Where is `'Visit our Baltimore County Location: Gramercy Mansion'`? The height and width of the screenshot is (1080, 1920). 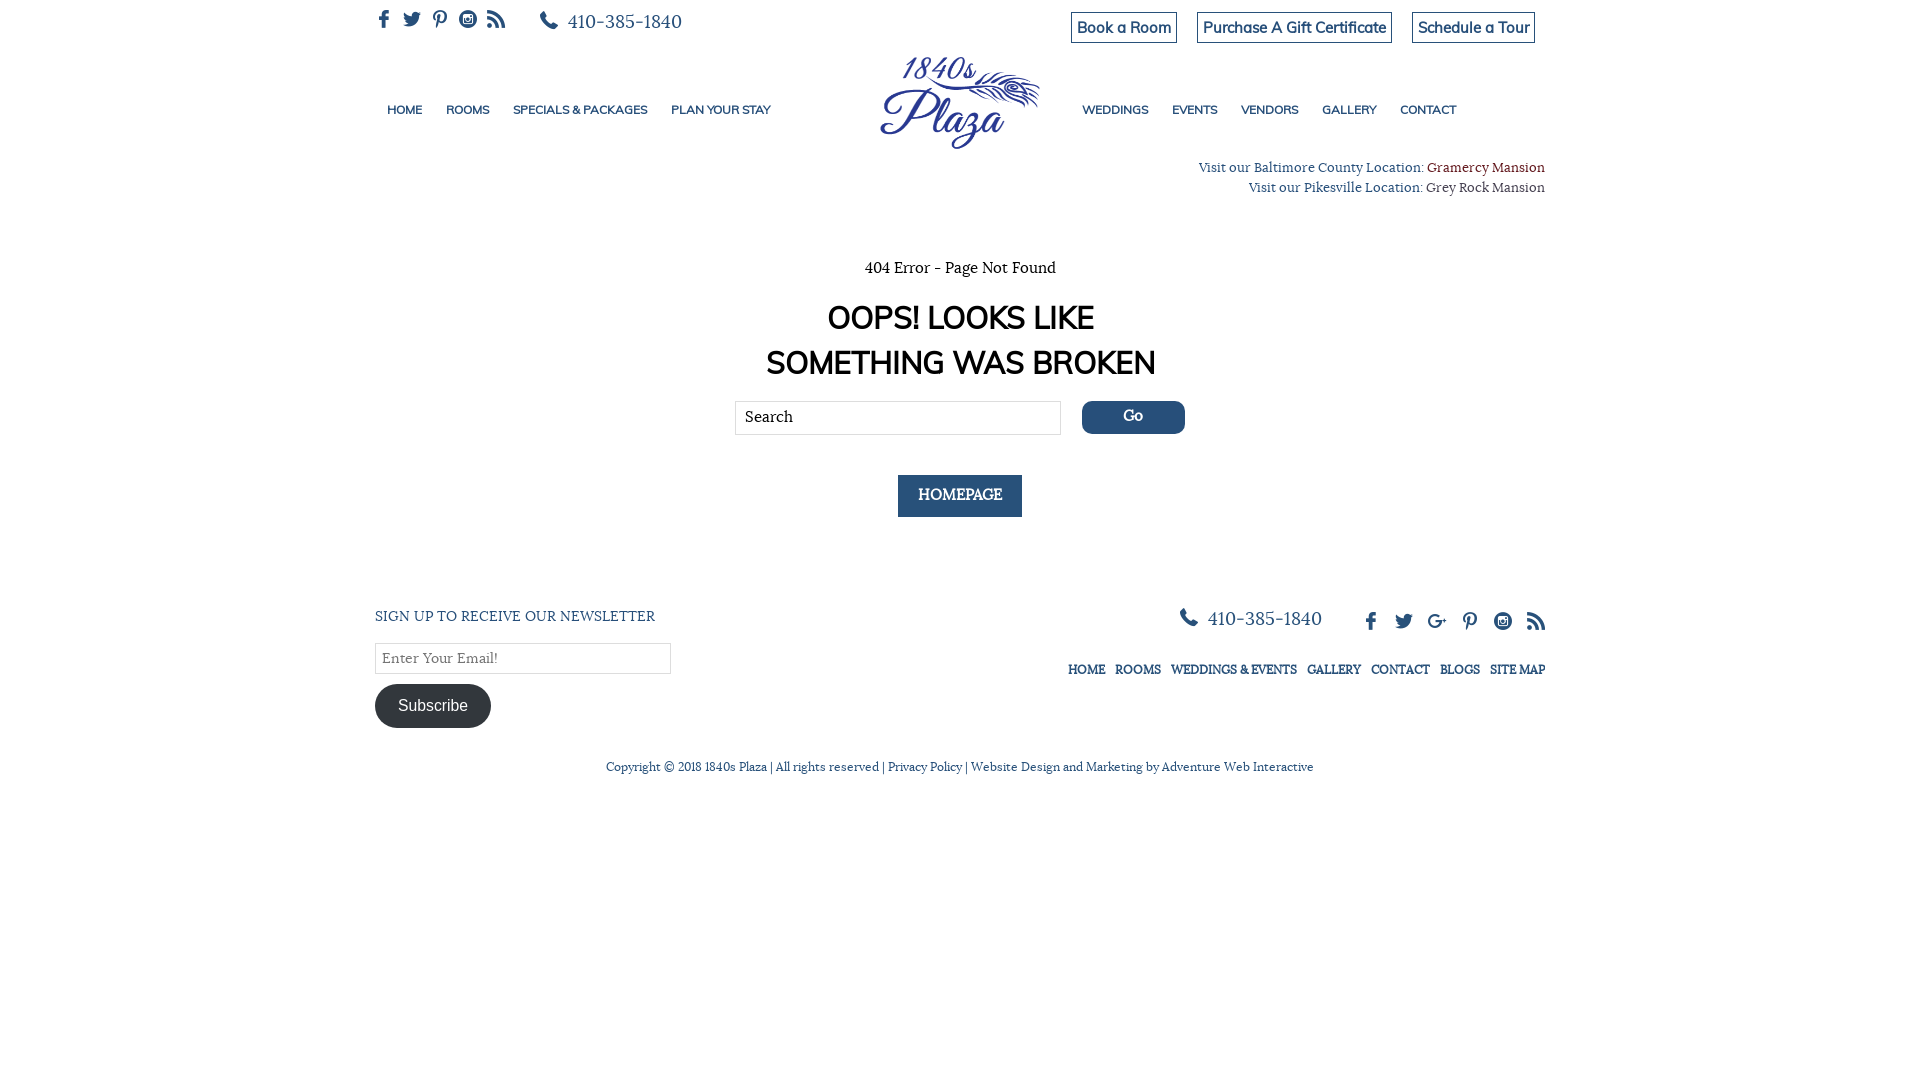 'Visit our Baltimore County Location: Gramercy Mansion' is located at coordinates (1371, 167).